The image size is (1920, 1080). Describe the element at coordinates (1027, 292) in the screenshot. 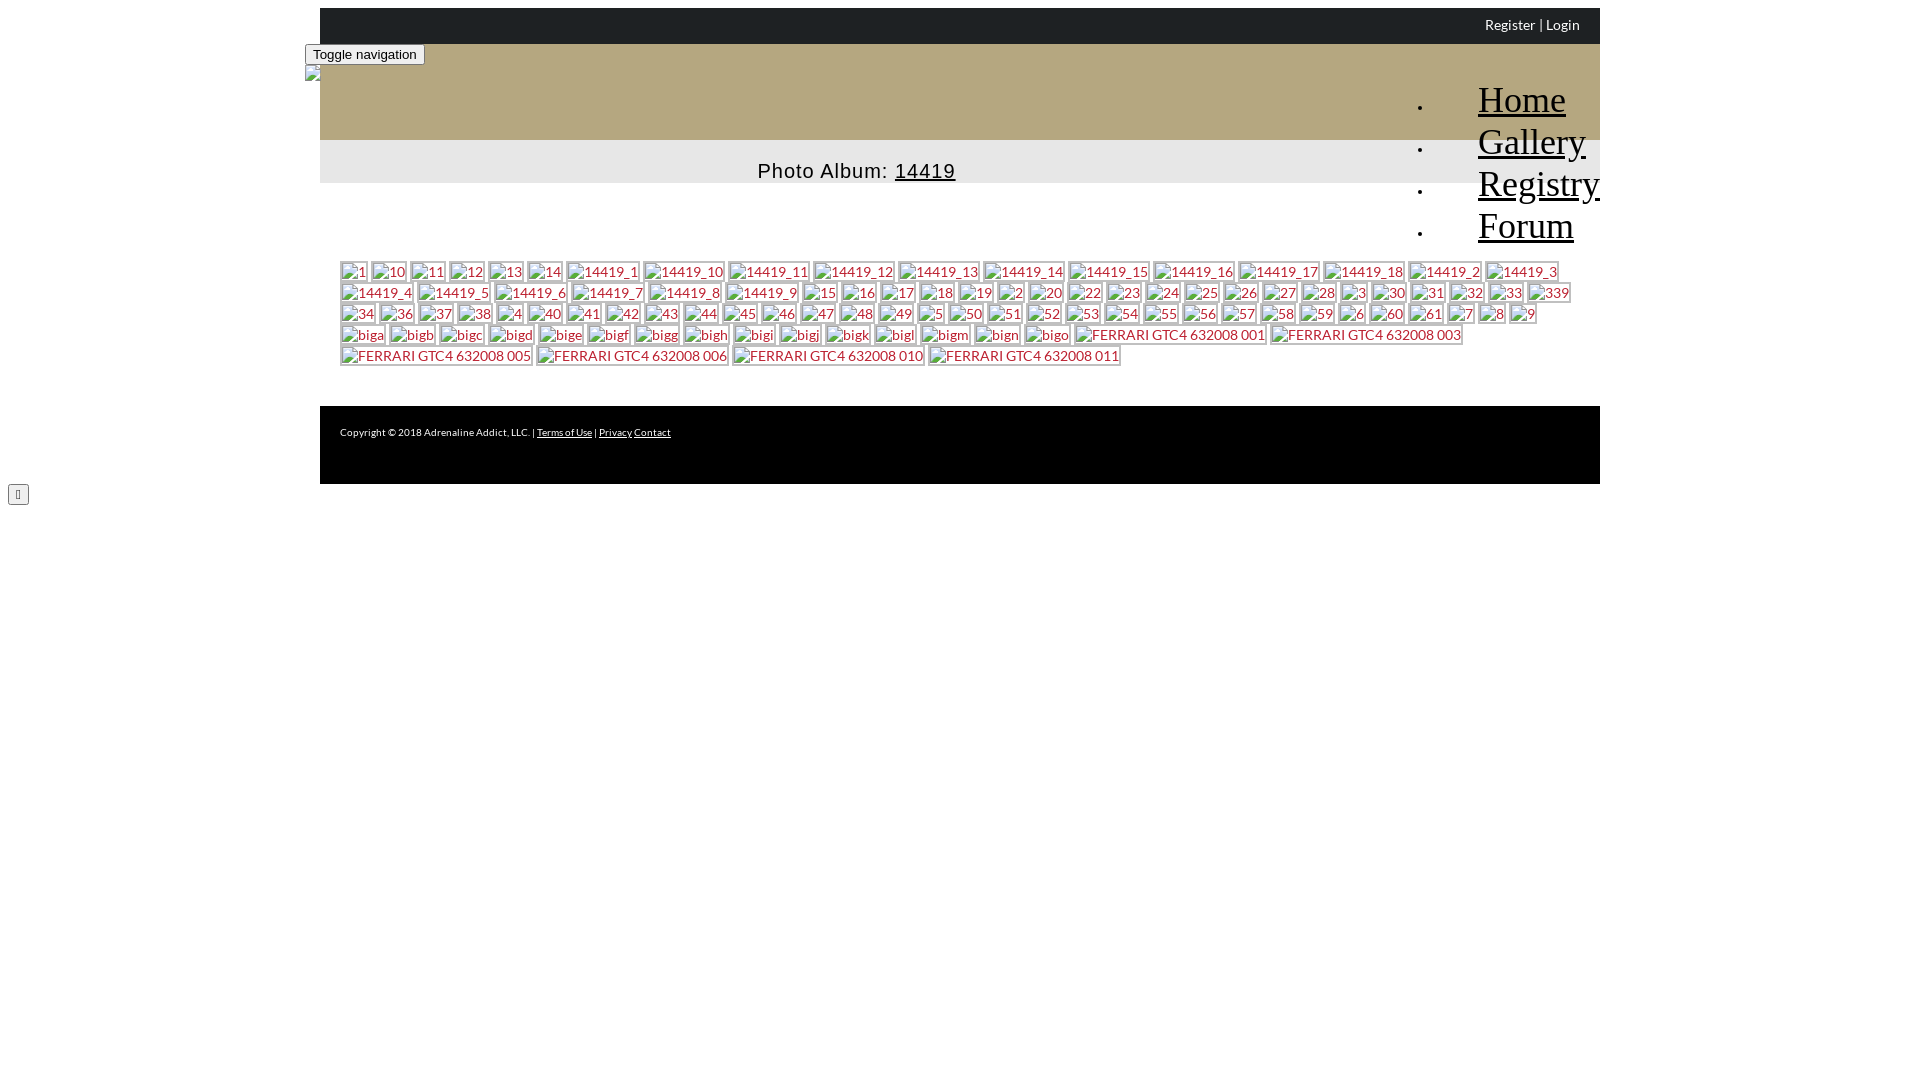

I see `'20 (click to enlarge)'` at that location.